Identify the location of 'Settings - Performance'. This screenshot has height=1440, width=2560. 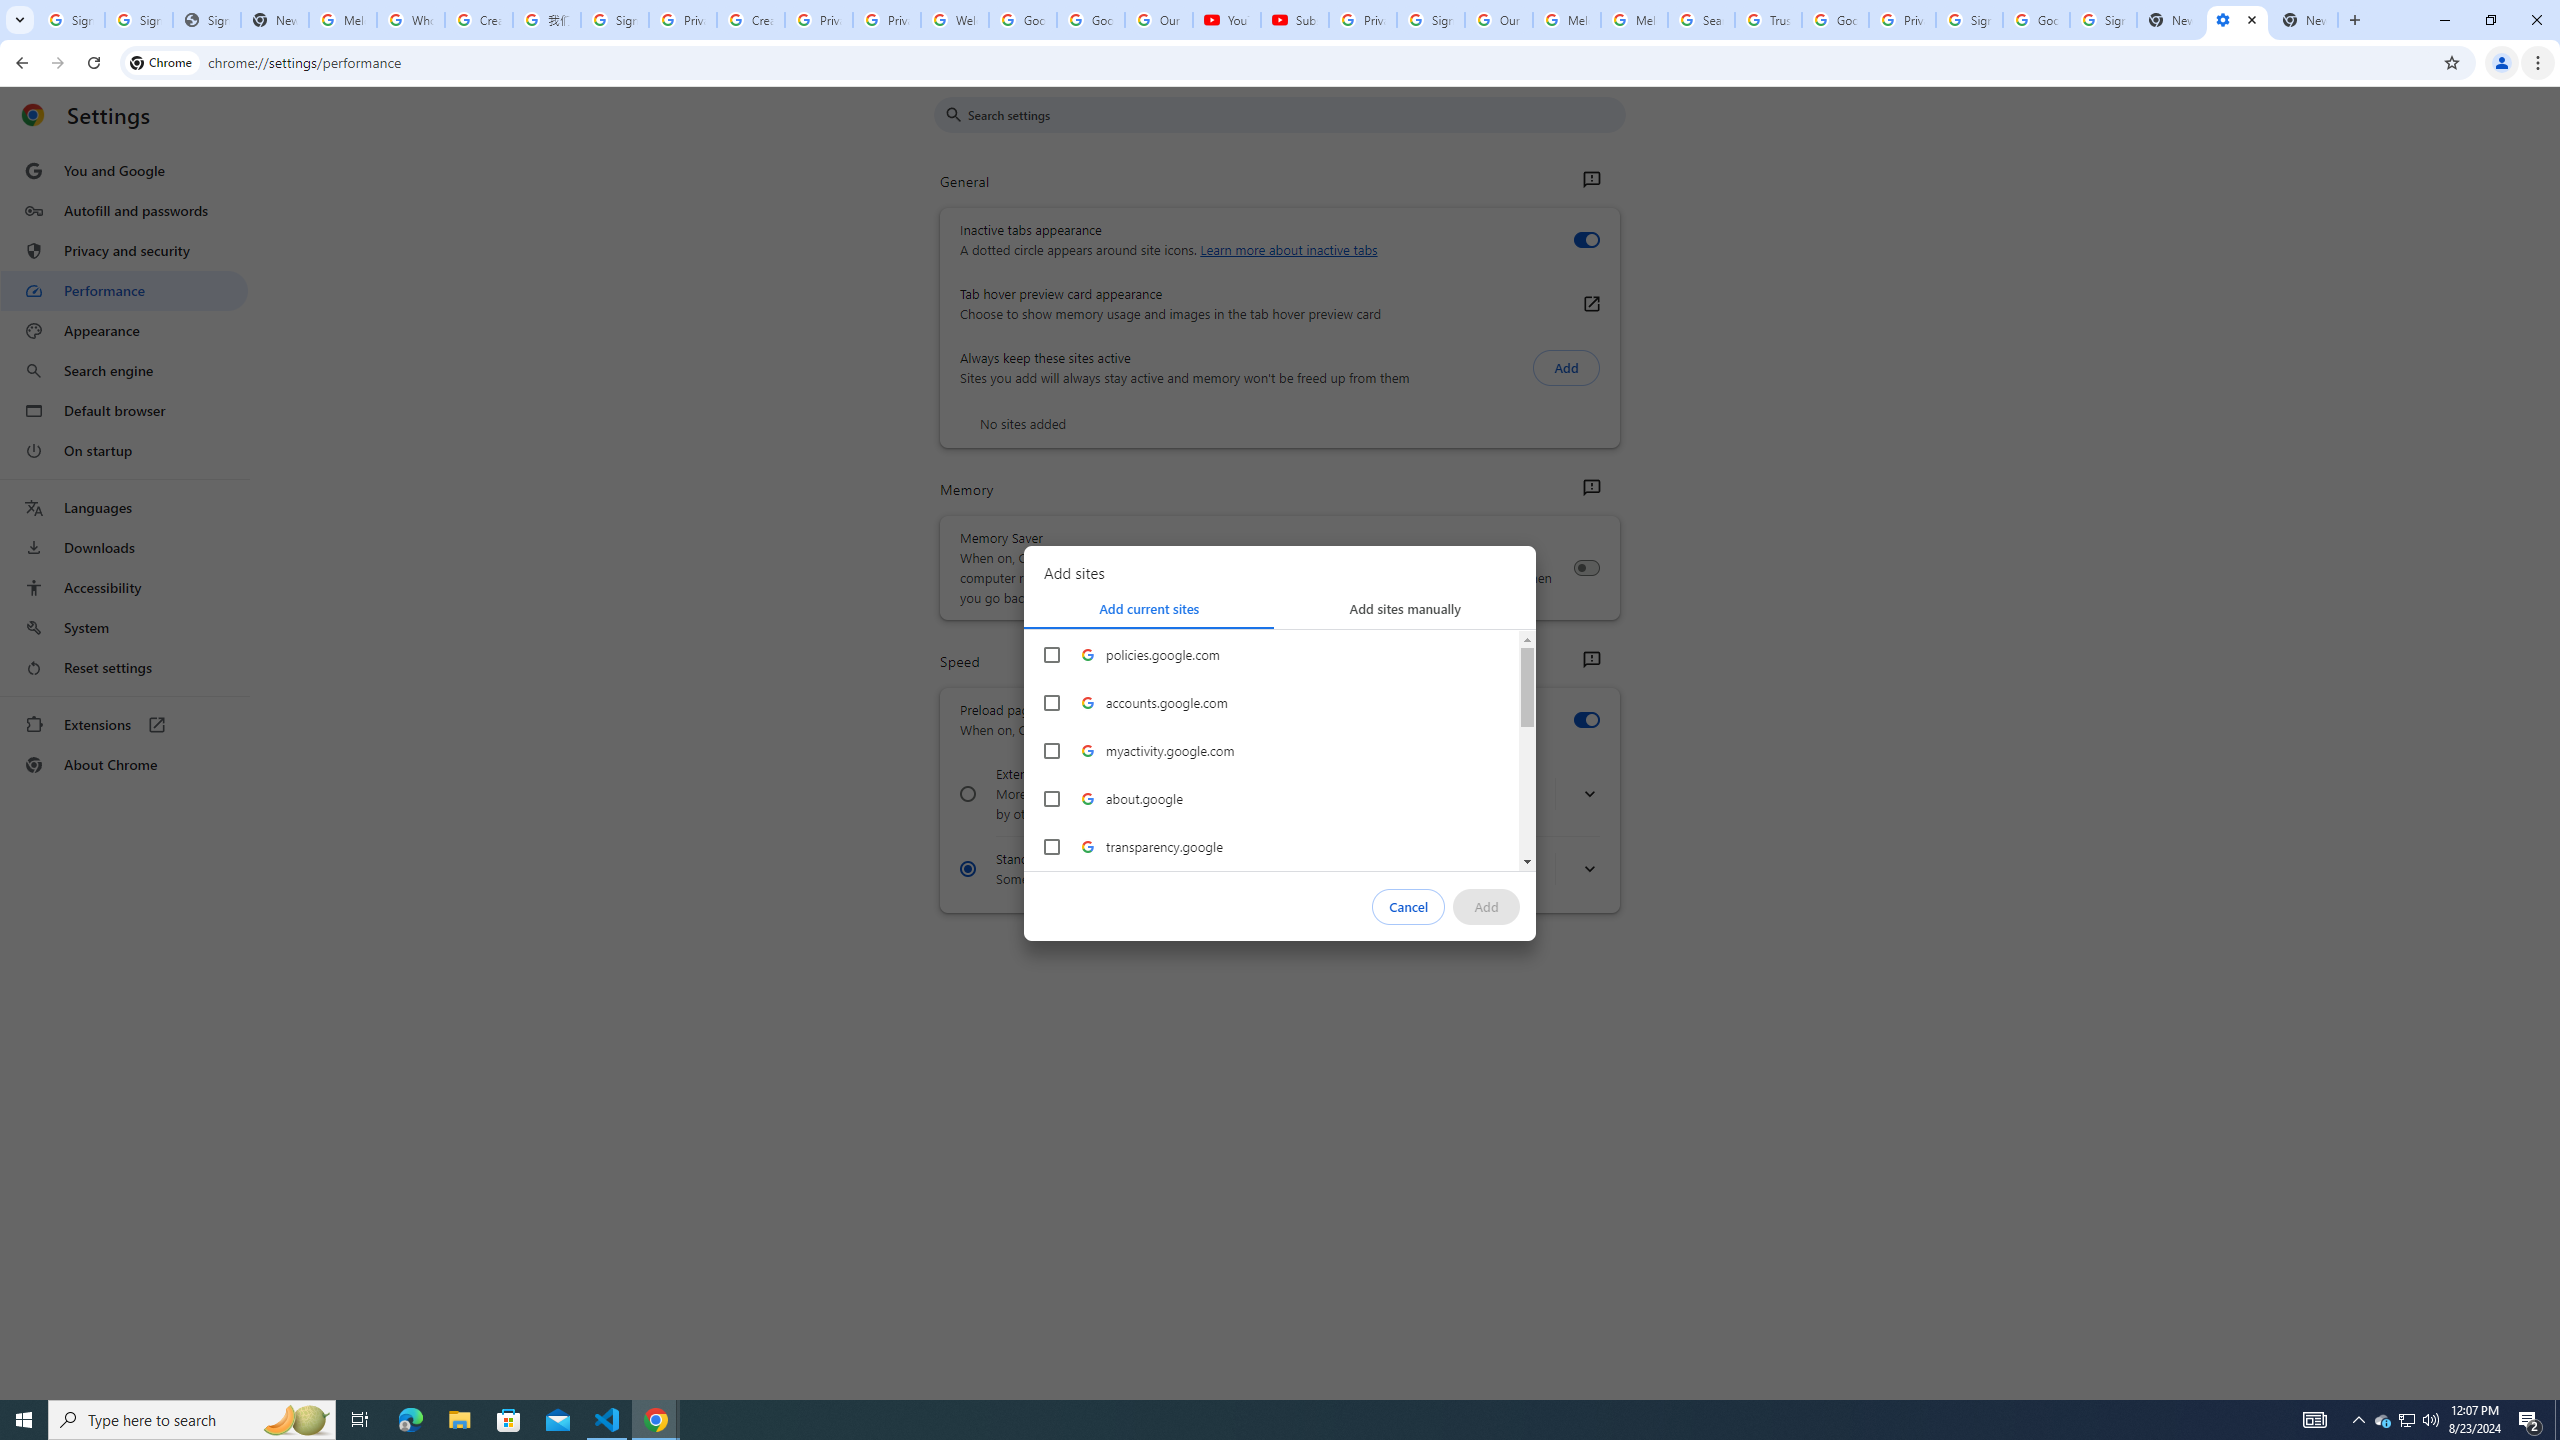
(2237, 19).